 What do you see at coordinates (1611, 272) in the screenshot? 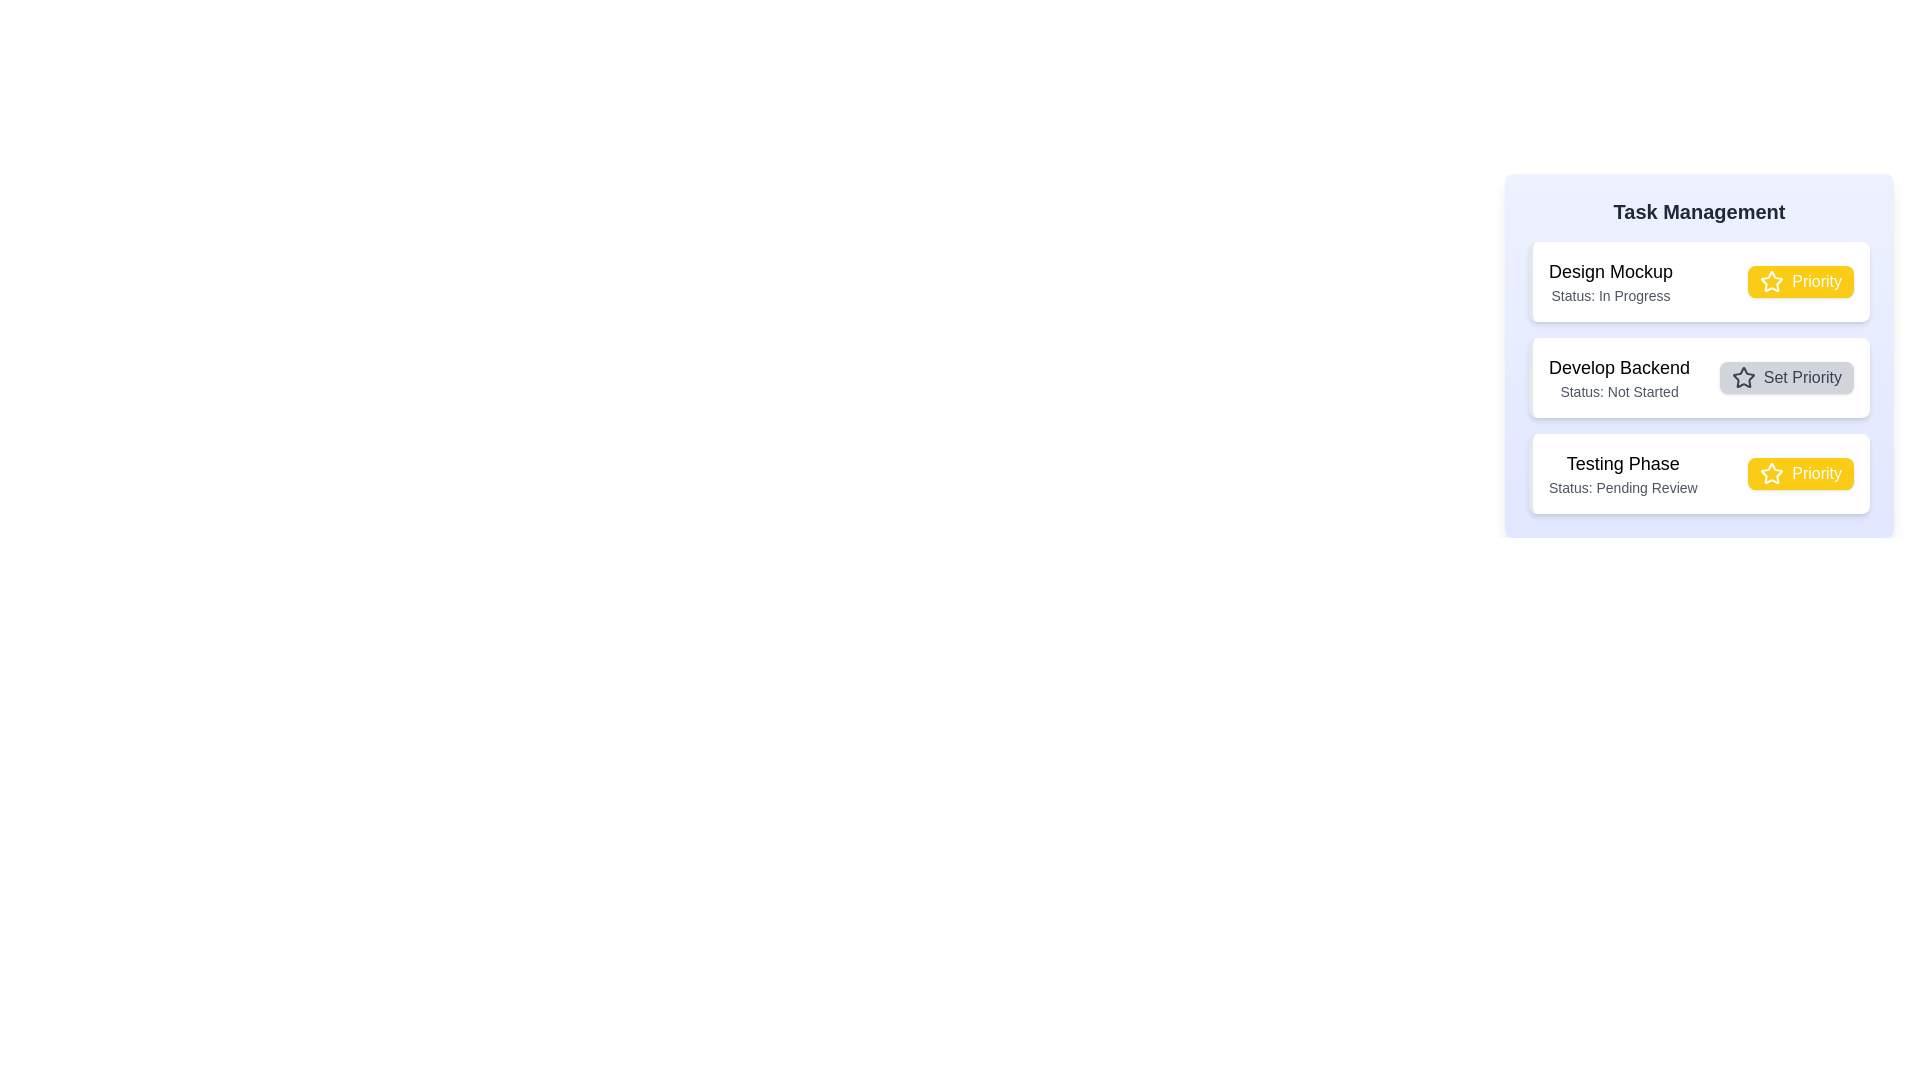
I see `the task title Design Mockup to select its text` at bounding box center [1611, 272].